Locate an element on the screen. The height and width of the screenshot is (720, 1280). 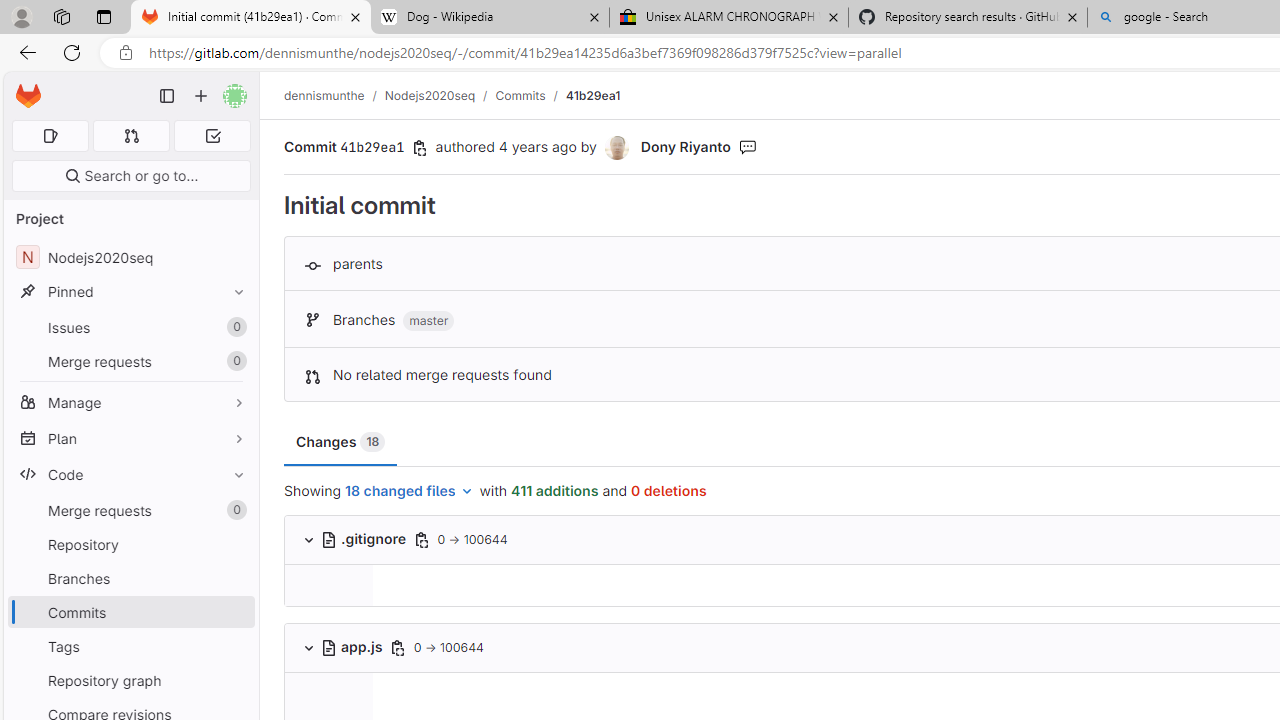
'Pin Repository' is located at coordinates (234, 544).